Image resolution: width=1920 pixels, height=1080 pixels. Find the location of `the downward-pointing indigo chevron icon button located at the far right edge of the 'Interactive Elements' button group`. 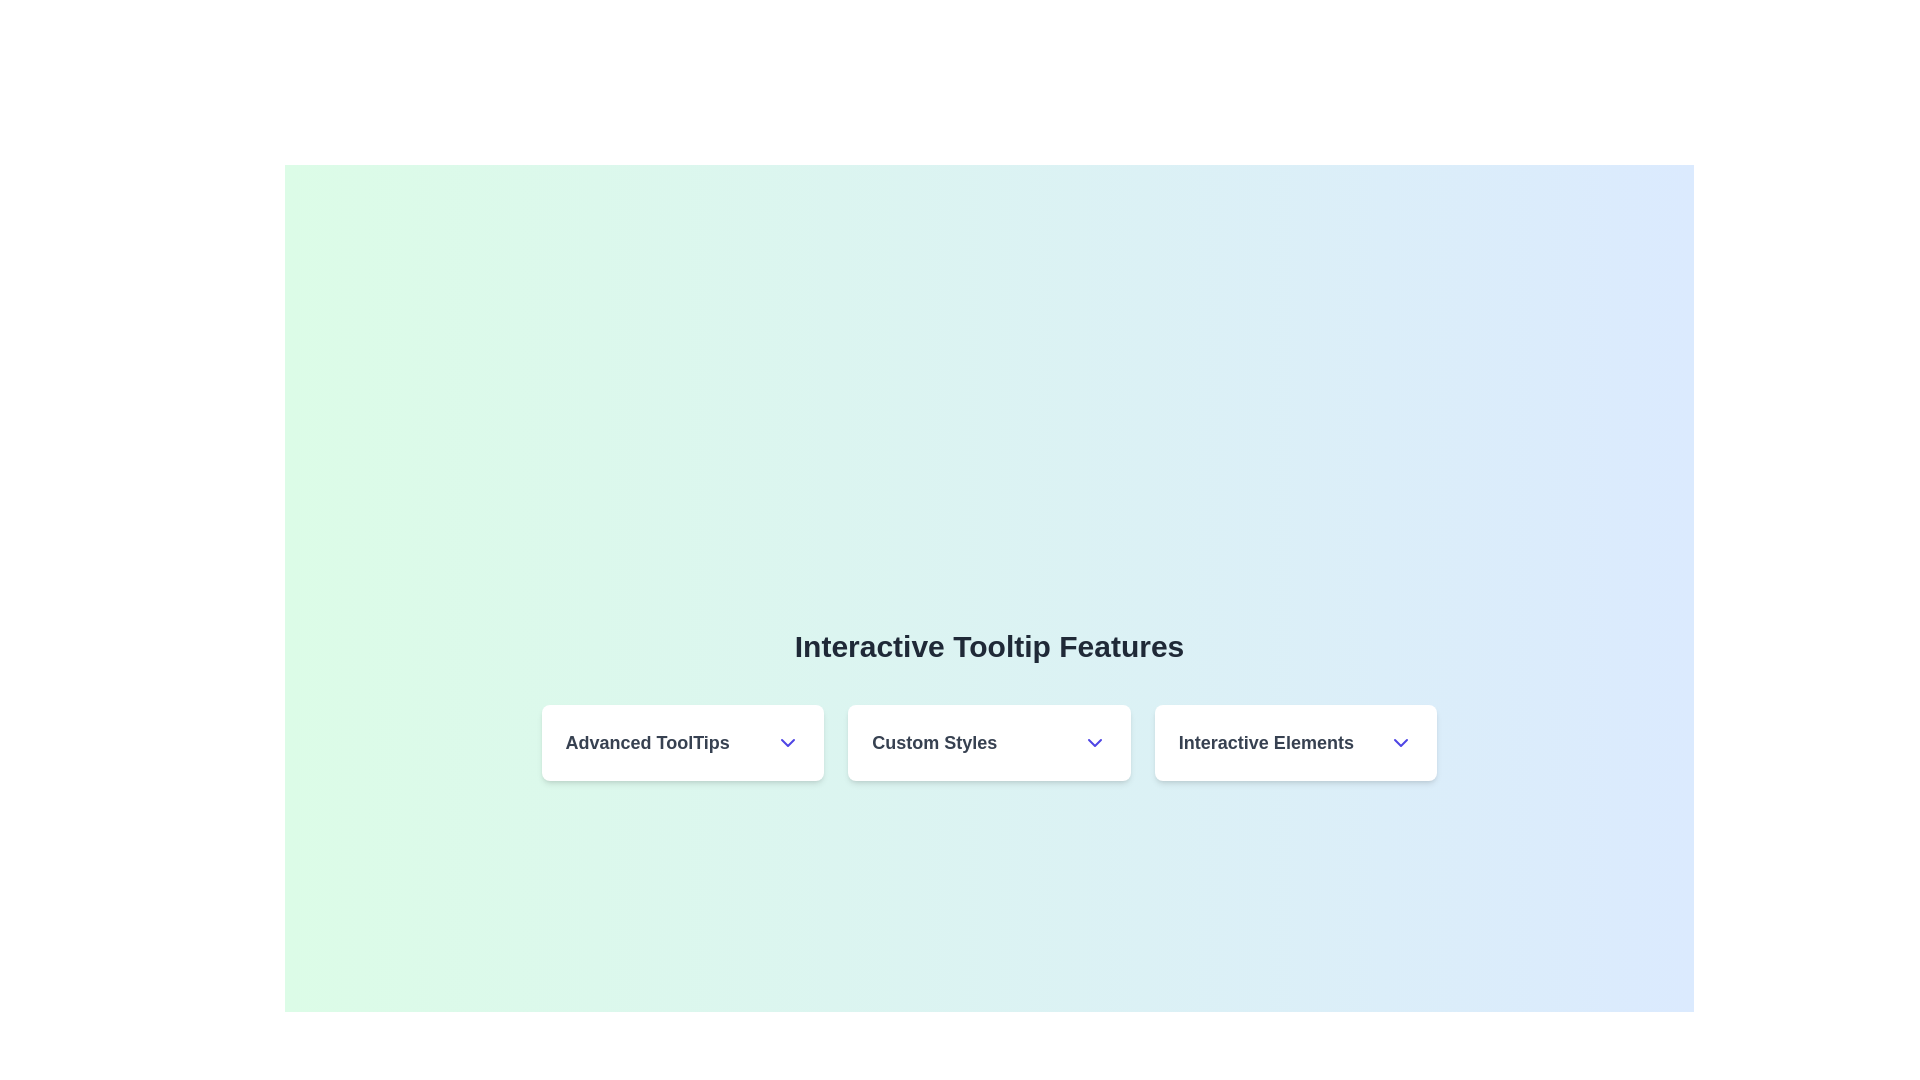

the downward-pointing indigo chevron icon button located at the far right edge of the 'Interactive Elements' button group is located at coordinates (1400, 743).